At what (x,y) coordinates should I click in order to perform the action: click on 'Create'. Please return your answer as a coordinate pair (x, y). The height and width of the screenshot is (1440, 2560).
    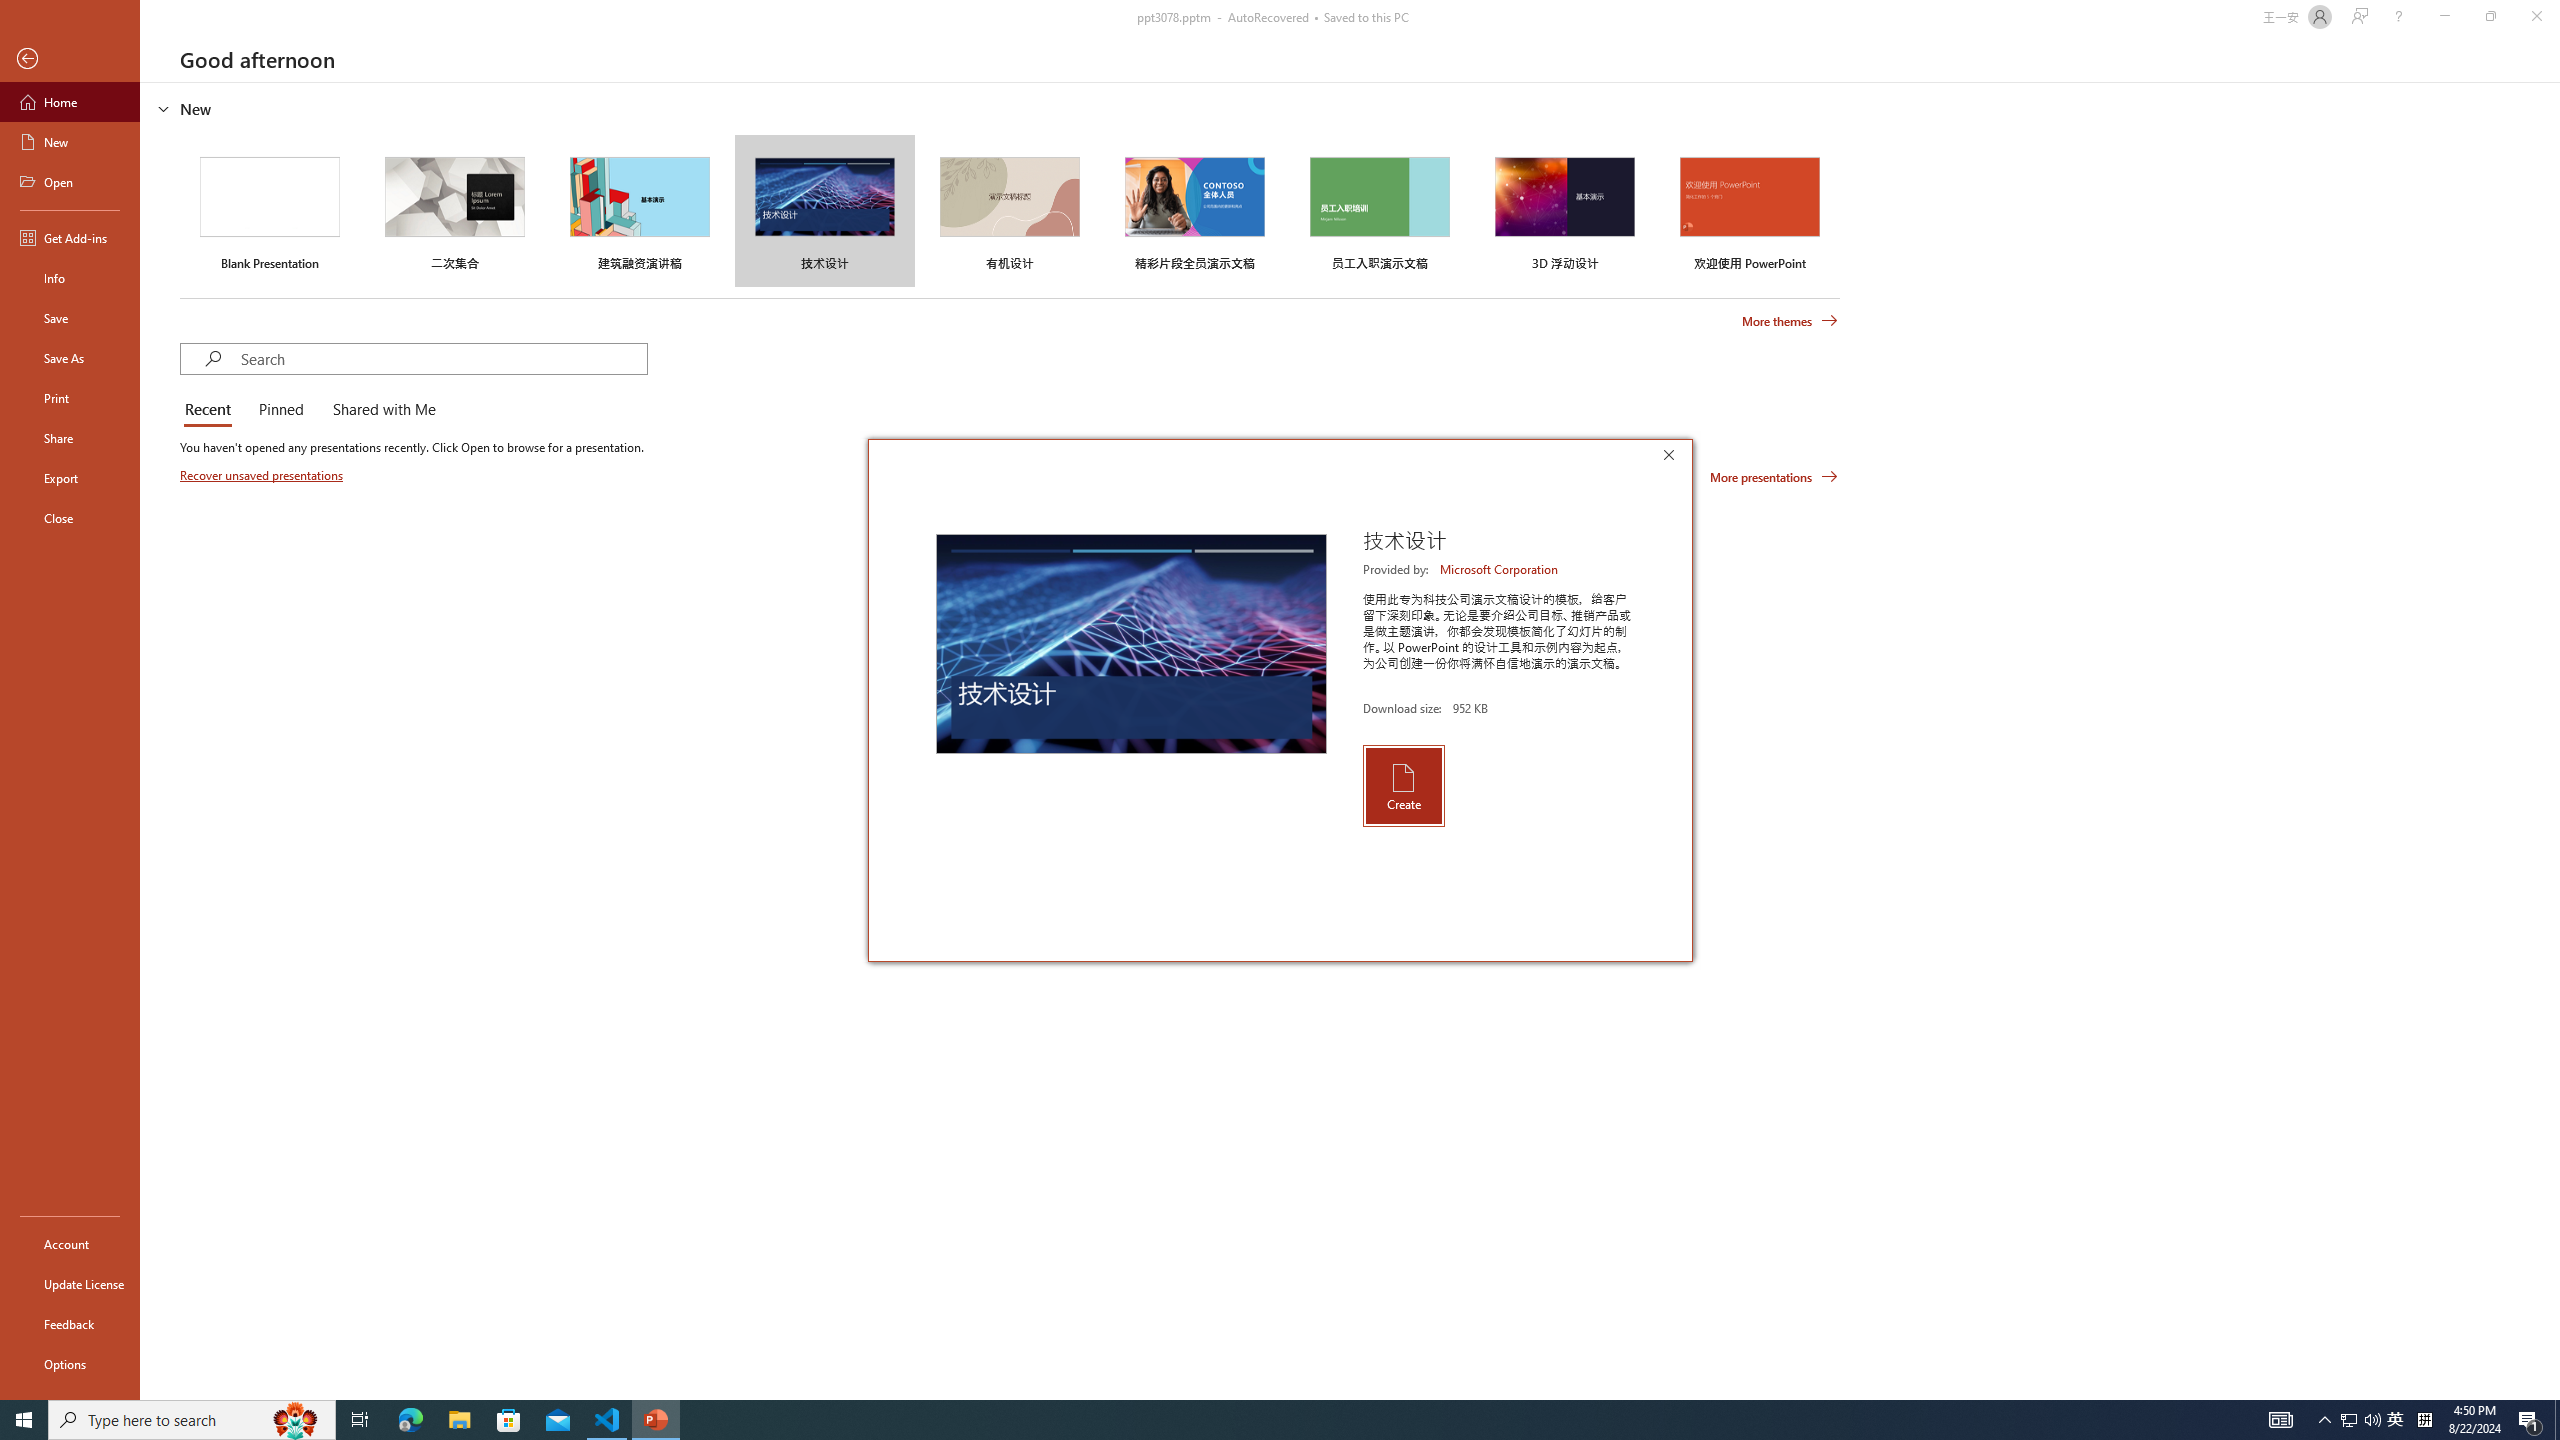
    Looking at the image, I should click on (1402, 785).